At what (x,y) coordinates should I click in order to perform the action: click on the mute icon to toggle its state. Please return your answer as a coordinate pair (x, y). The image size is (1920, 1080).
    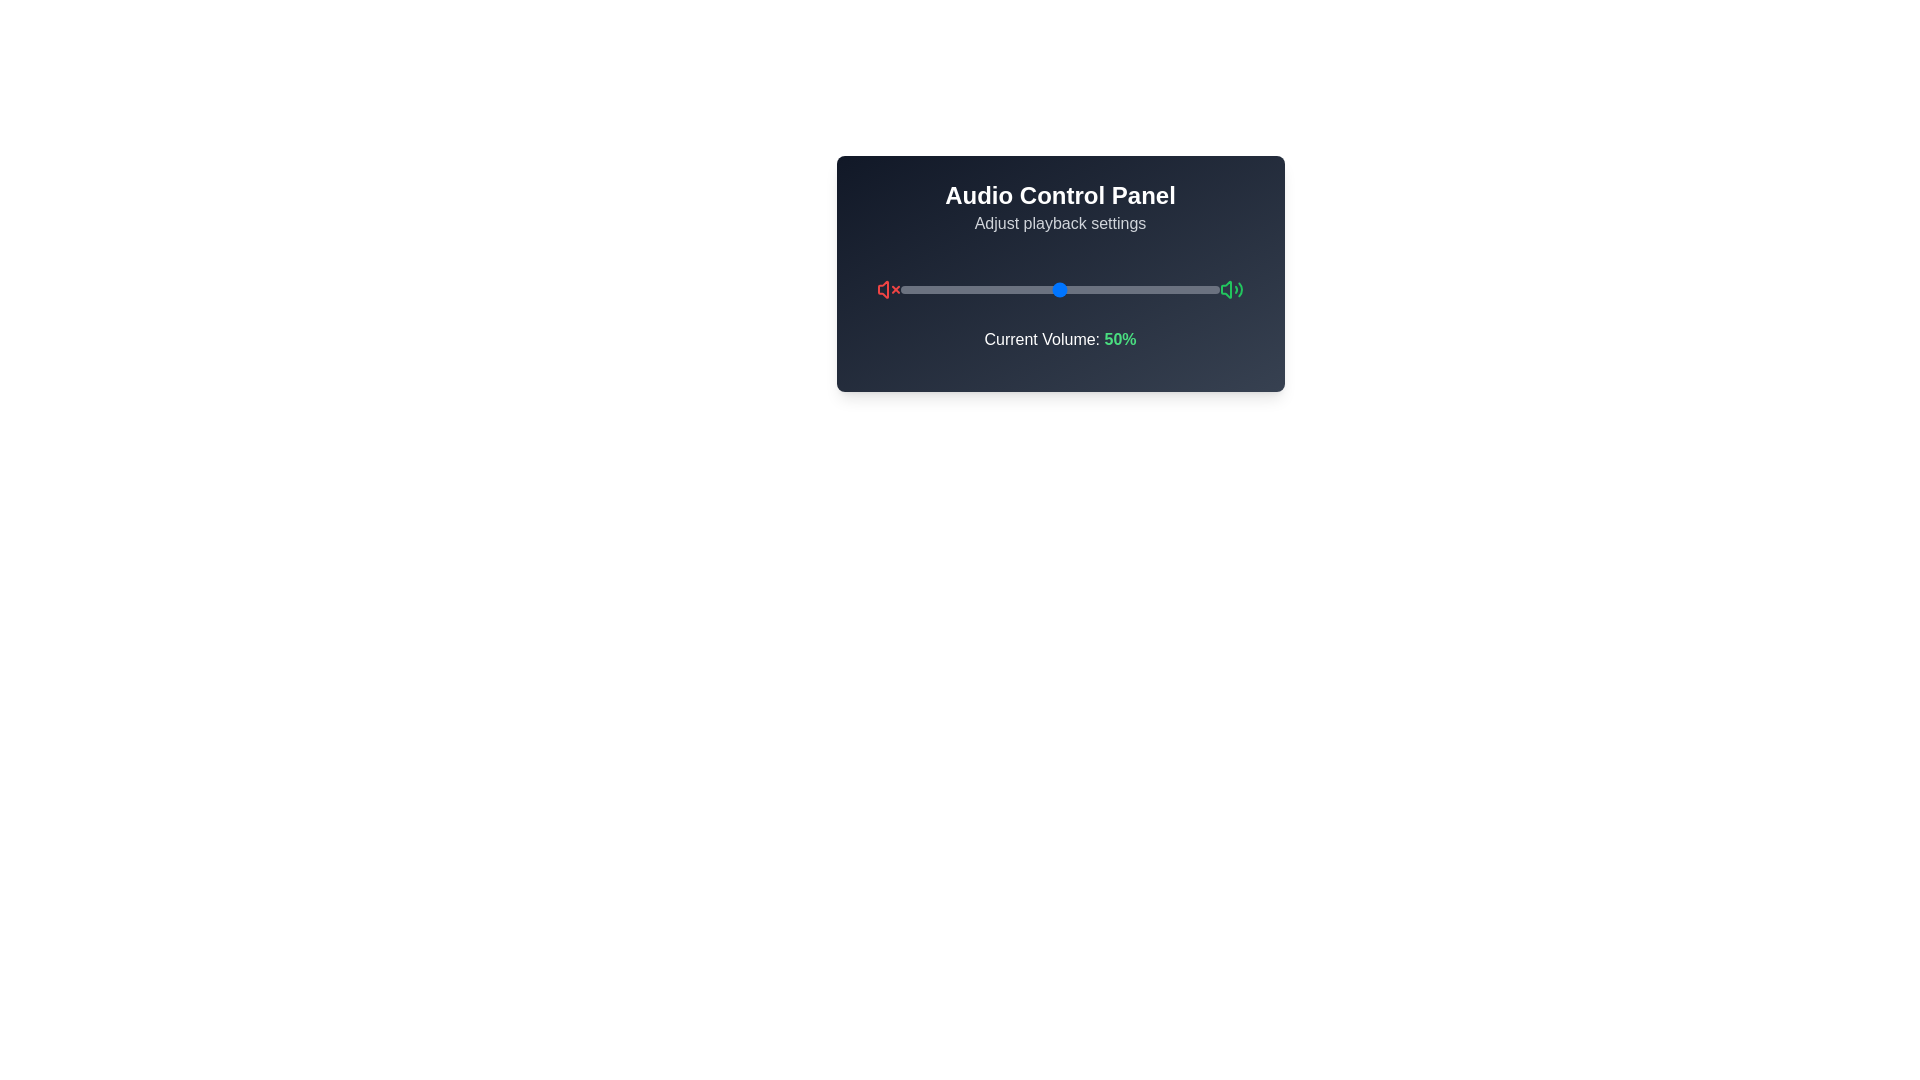
    Looking at the image, I should click on (887, 289).